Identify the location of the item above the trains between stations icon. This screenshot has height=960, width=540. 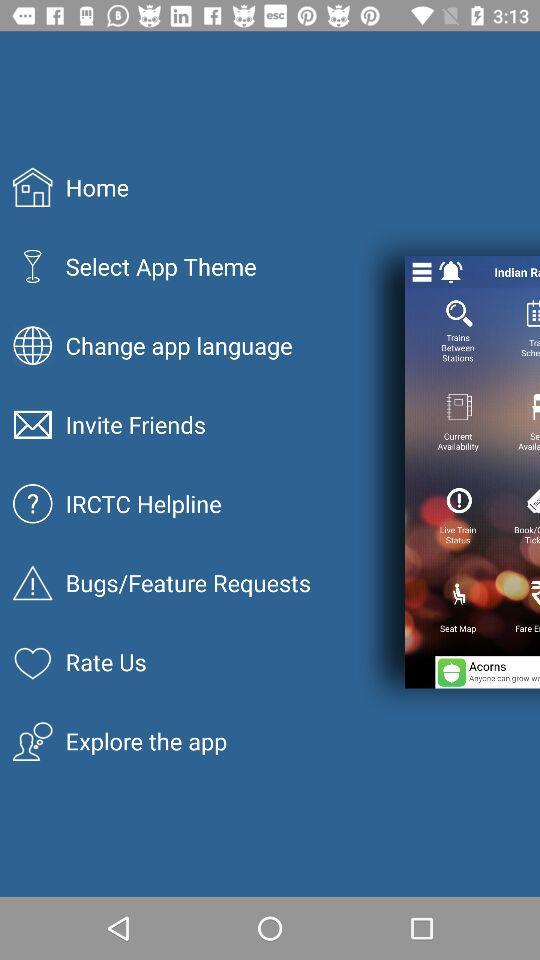
(421, 271).